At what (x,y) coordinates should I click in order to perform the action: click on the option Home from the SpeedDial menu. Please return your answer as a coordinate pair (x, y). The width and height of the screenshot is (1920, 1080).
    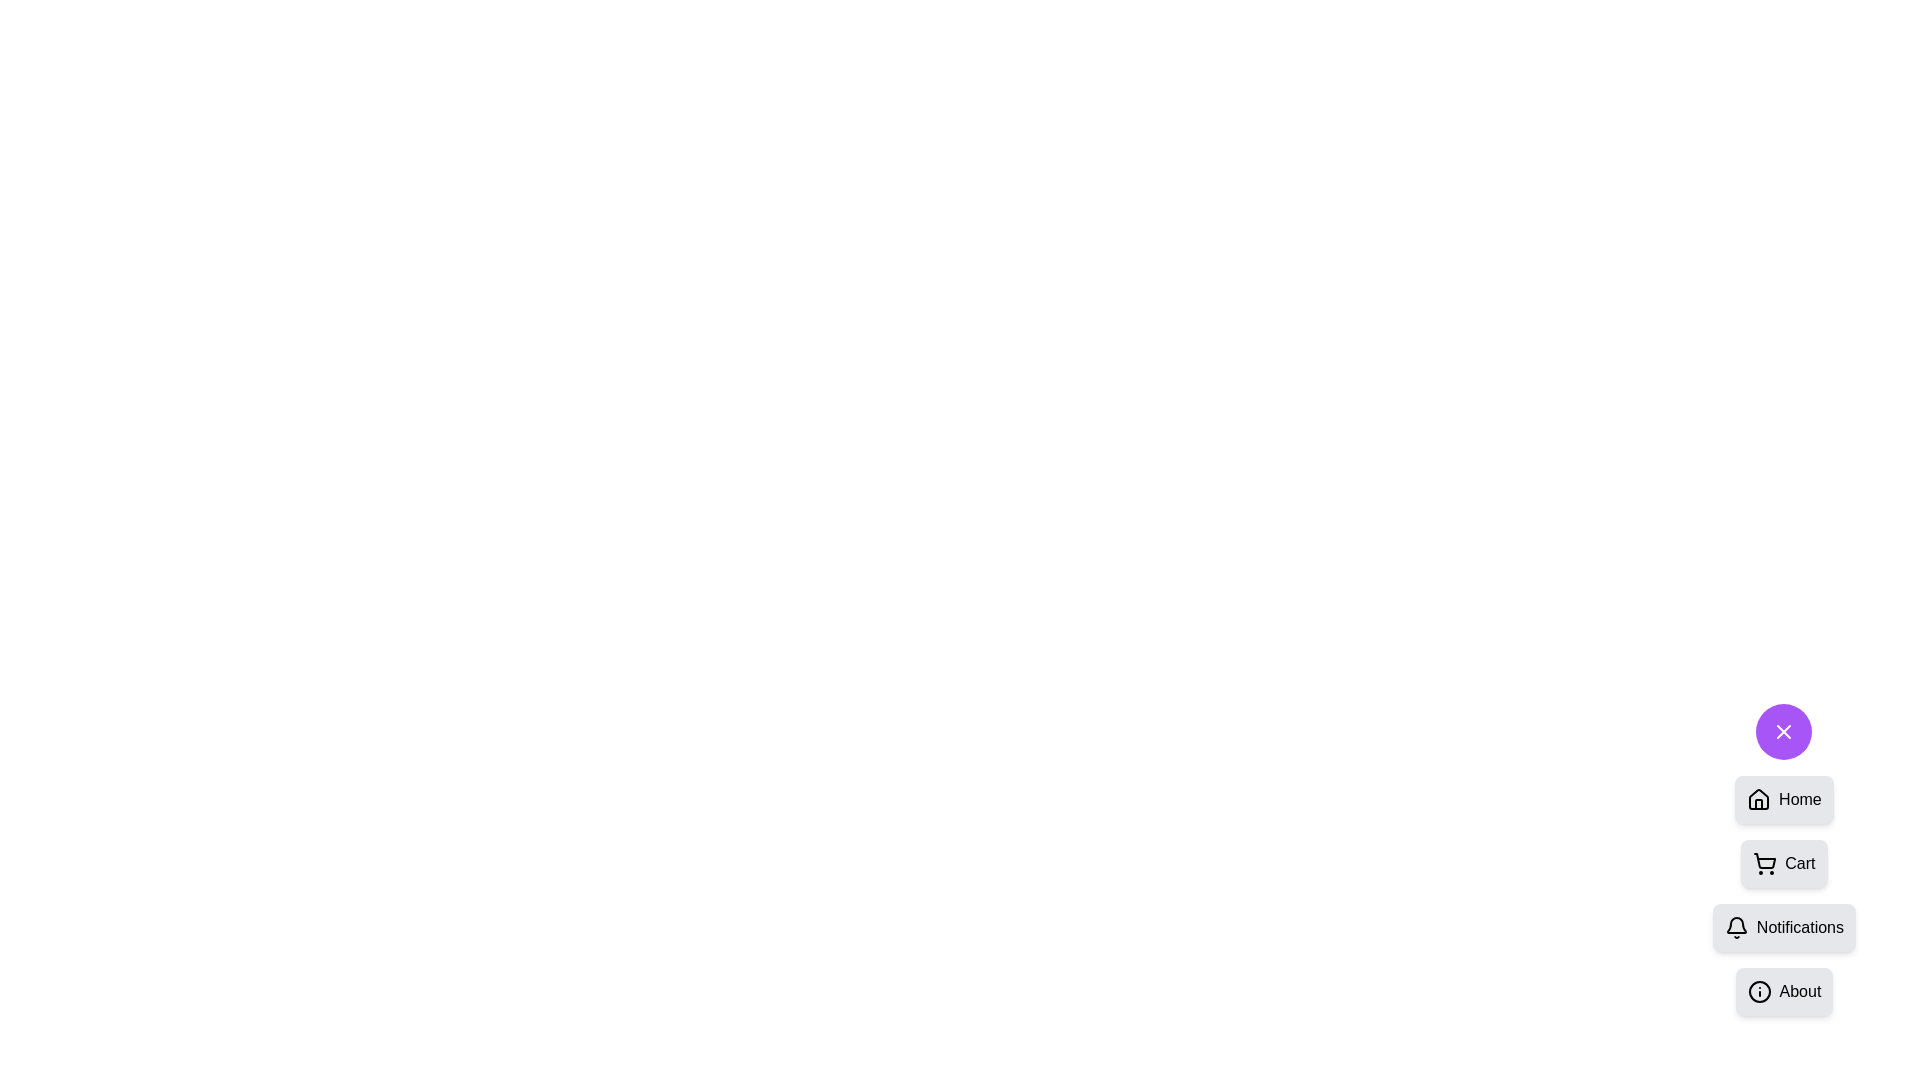
    Looking at the image, I should click on (1784, 798).